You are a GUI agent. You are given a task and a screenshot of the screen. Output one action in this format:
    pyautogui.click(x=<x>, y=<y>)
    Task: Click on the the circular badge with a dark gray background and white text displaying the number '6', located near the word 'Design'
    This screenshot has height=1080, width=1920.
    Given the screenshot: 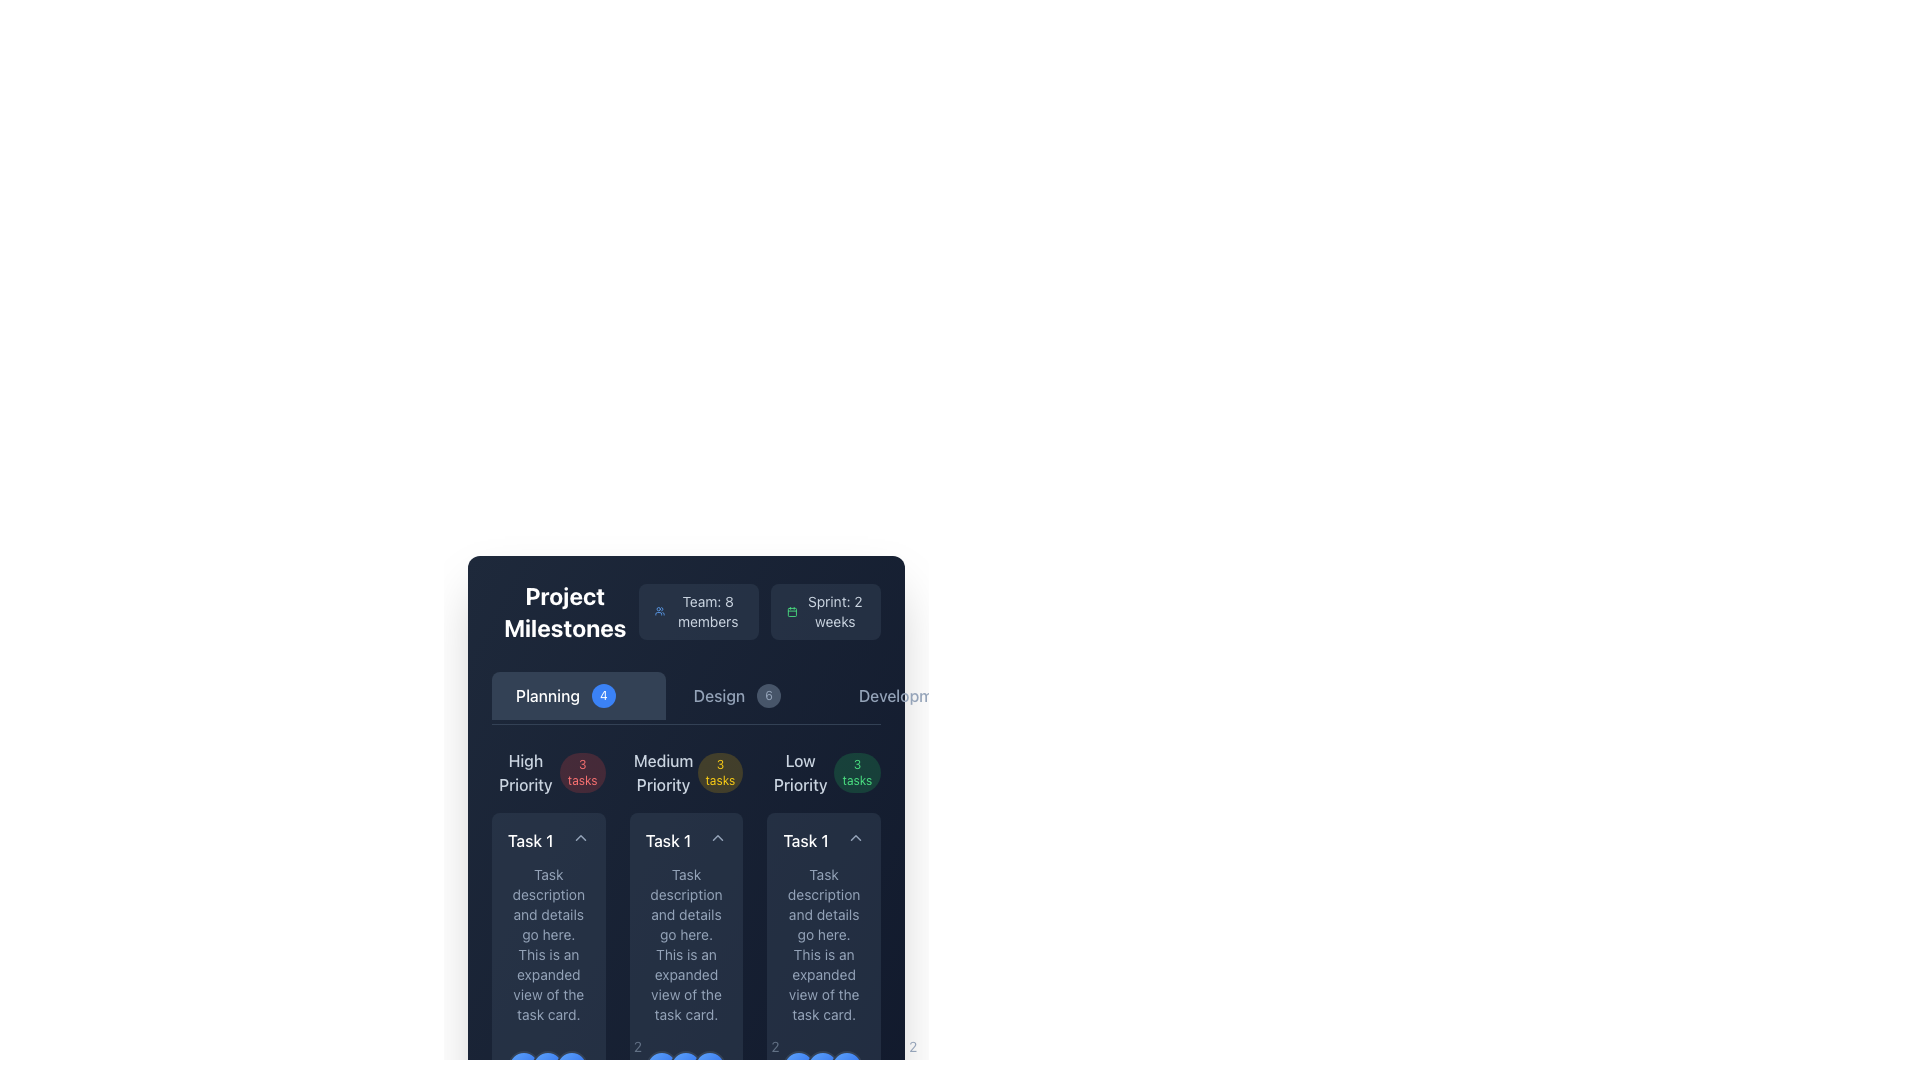 What is the action you would take?
    pyautogui.click(x=767, y=694)
    